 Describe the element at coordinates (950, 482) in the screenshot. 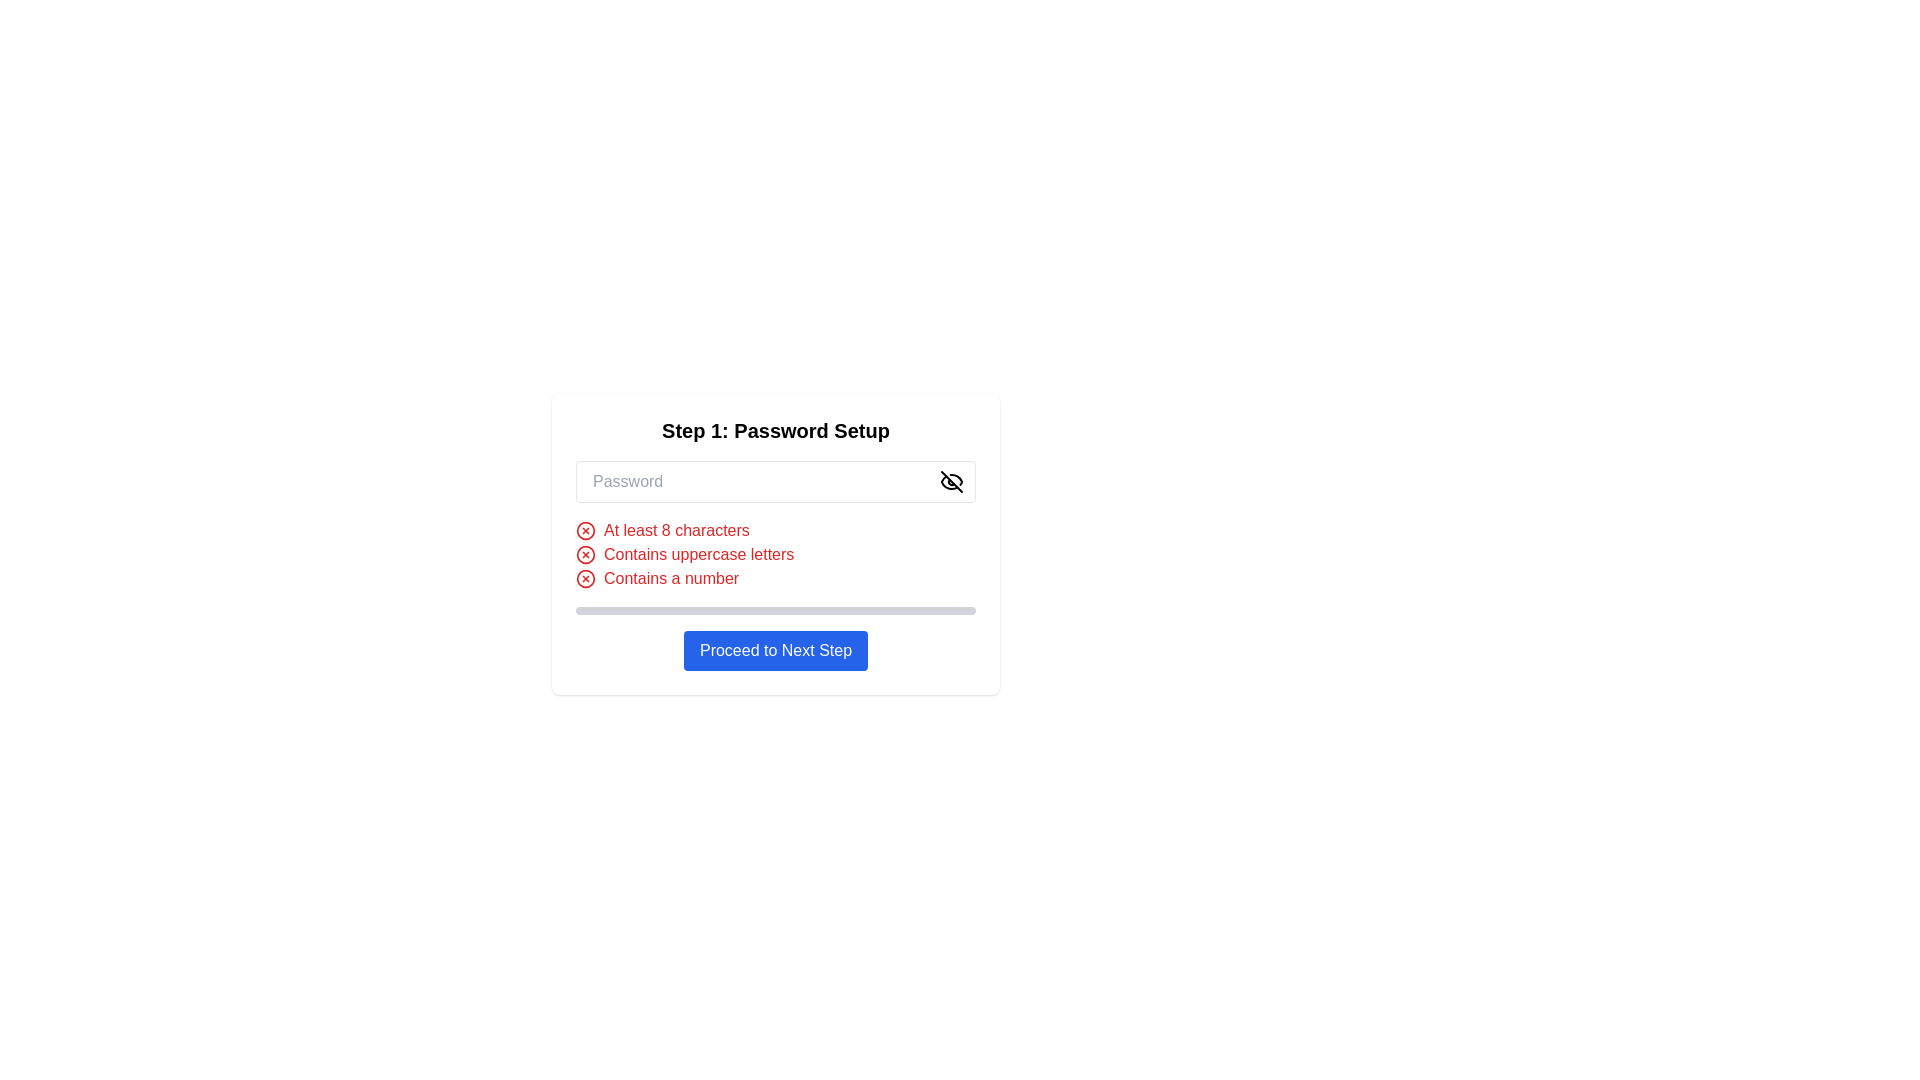

I see `the eye icon with a slash crossing it, which serves as a visibility toggle button located to the right of the password input field` at that location.